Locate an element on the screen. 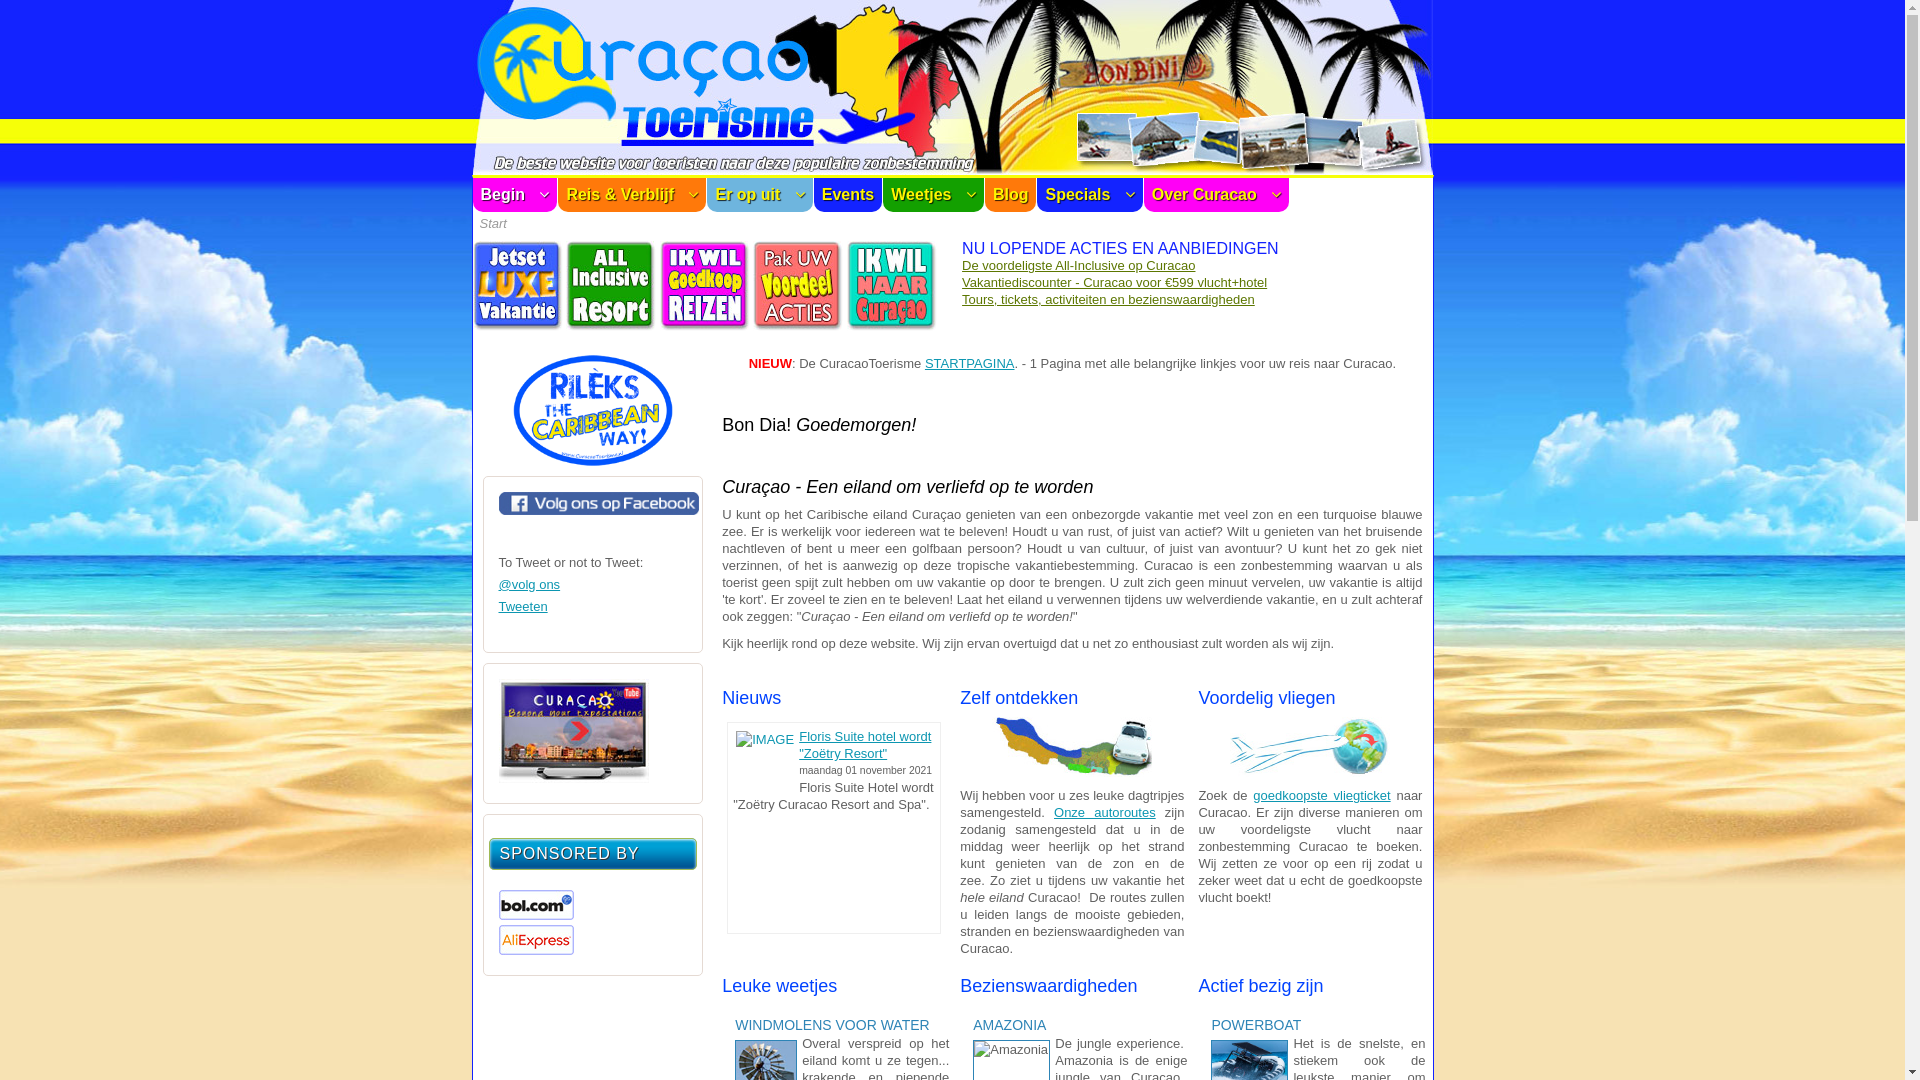  'Reis & Verblijf' is located at coordinates (631, 195).